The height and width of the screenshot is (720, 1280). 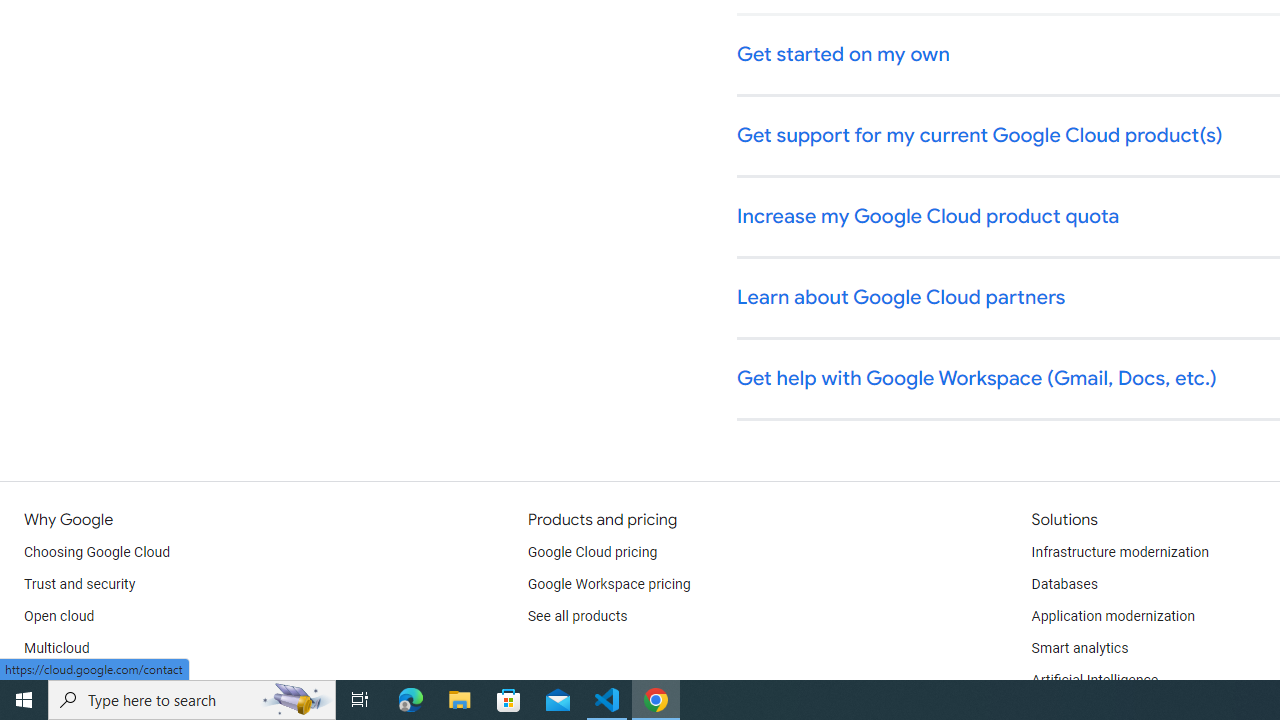 What do you see at coordinates (1111, 616) in the screenshot?
I see `'Application modernization'` at bounding box center [1111, 616].